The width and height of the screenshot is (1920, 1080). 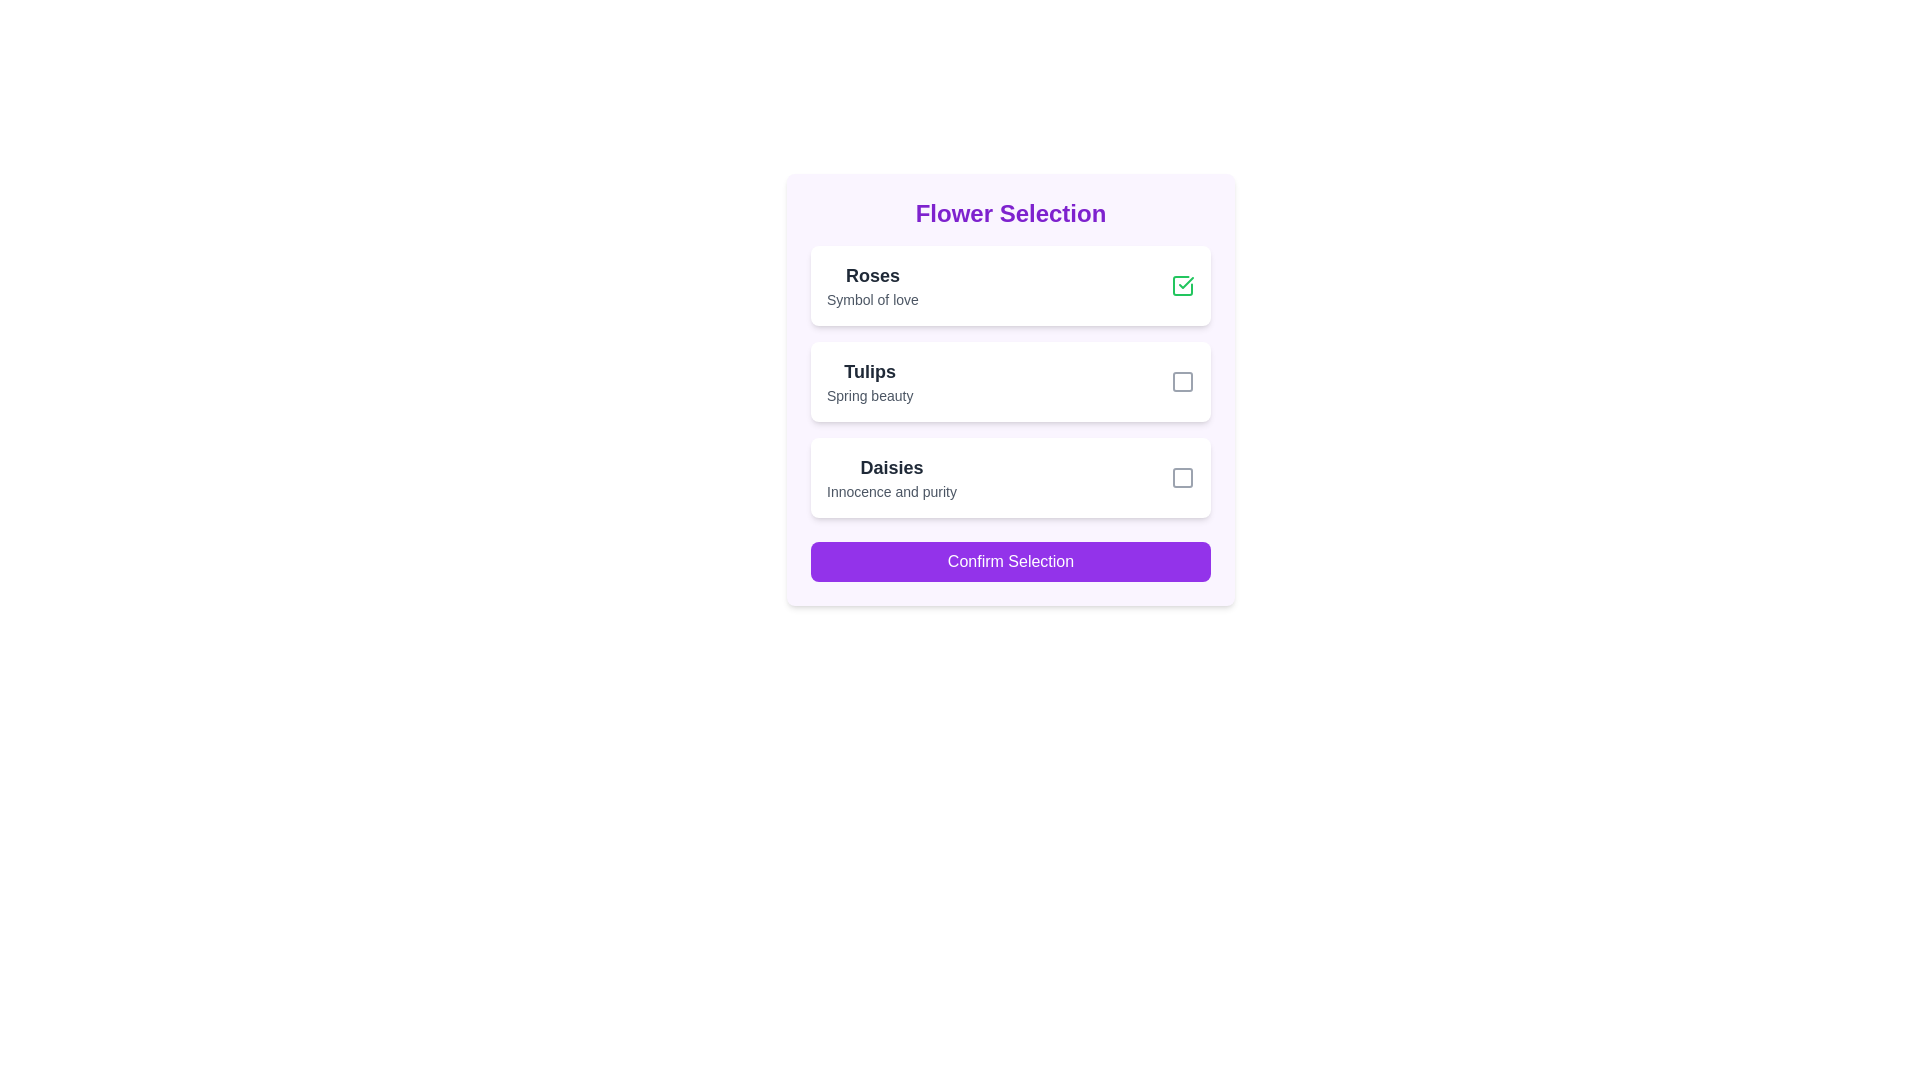 What do you see at coordinates (870, 371) in the screenshot?
I see `the text label displaying 'Tulips' in bold, dark gray font, located at the top of the 'Tulips - Spring beauty' selection card in the 'Flower Selection' modal` at bounding box center [870, 371].